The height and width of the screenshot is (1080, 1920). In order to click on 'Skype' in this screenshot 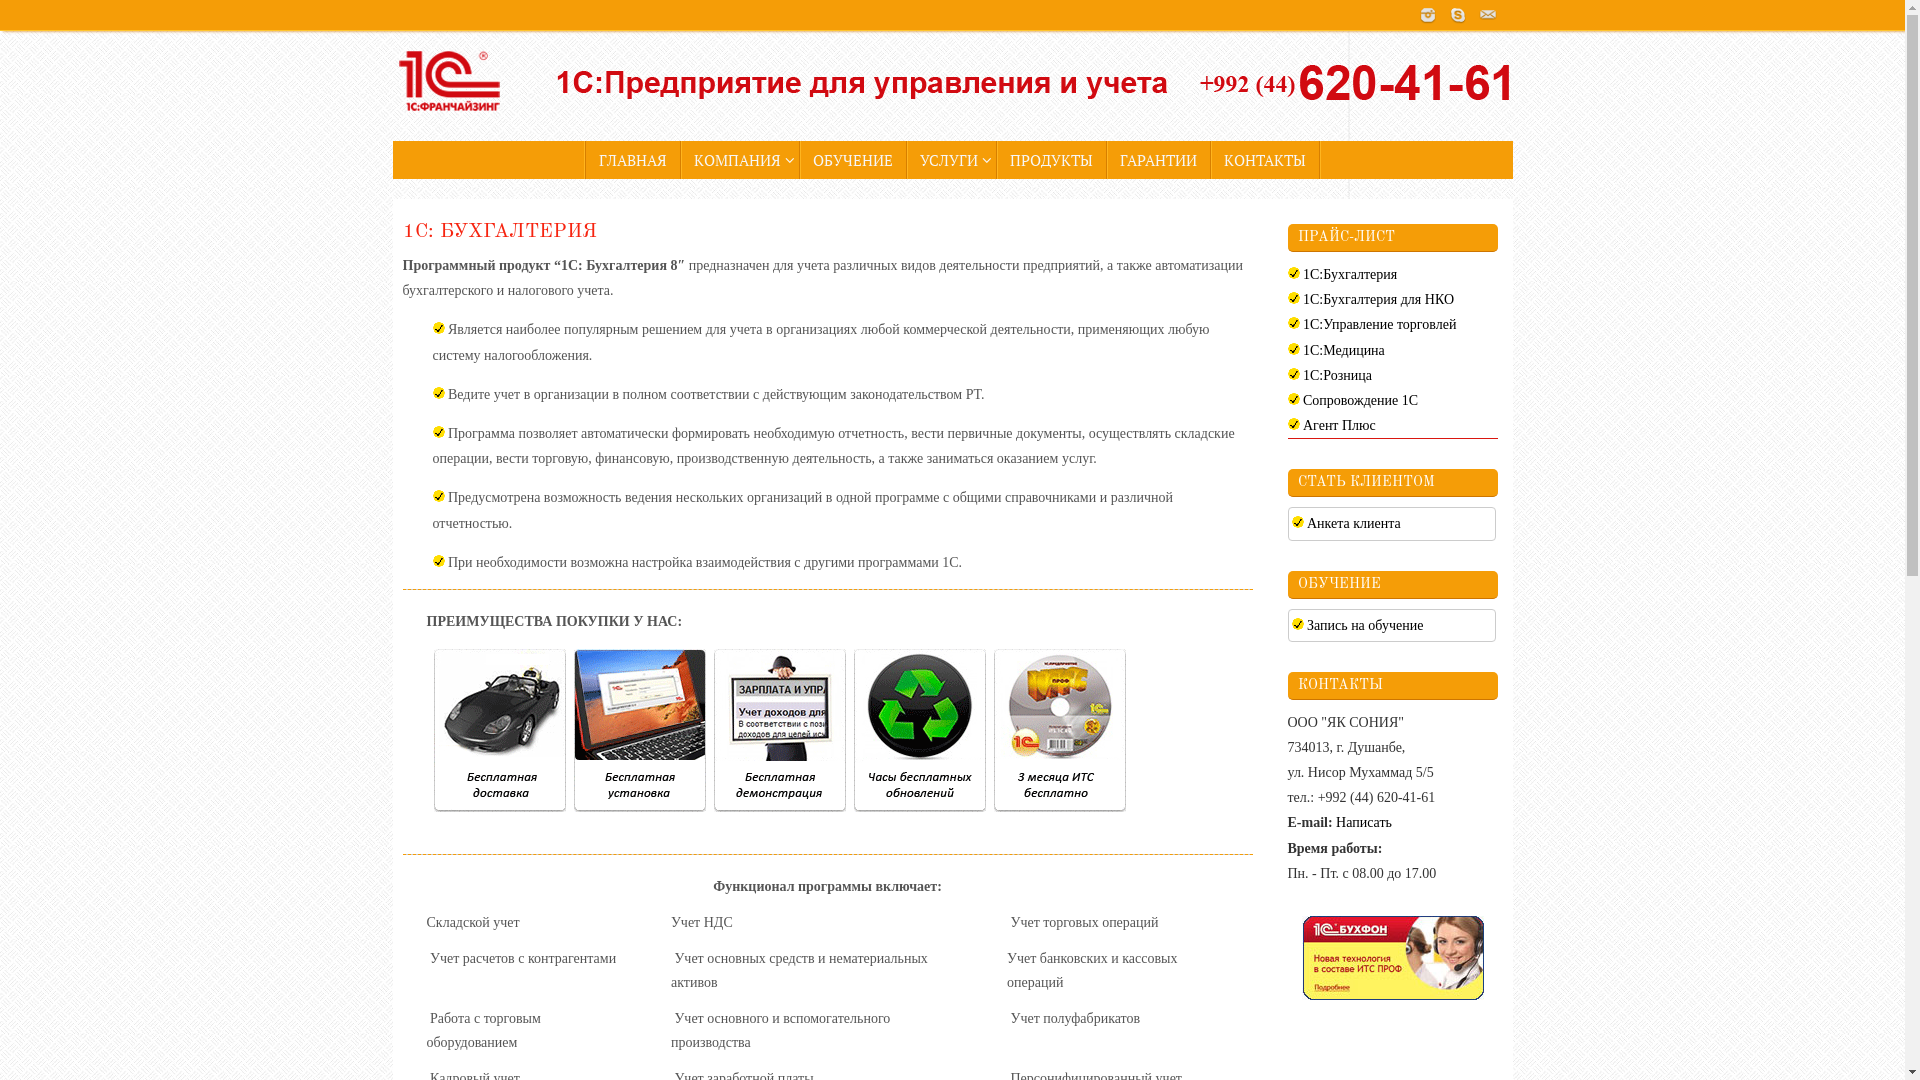, I will do `click(1457, 15)`.